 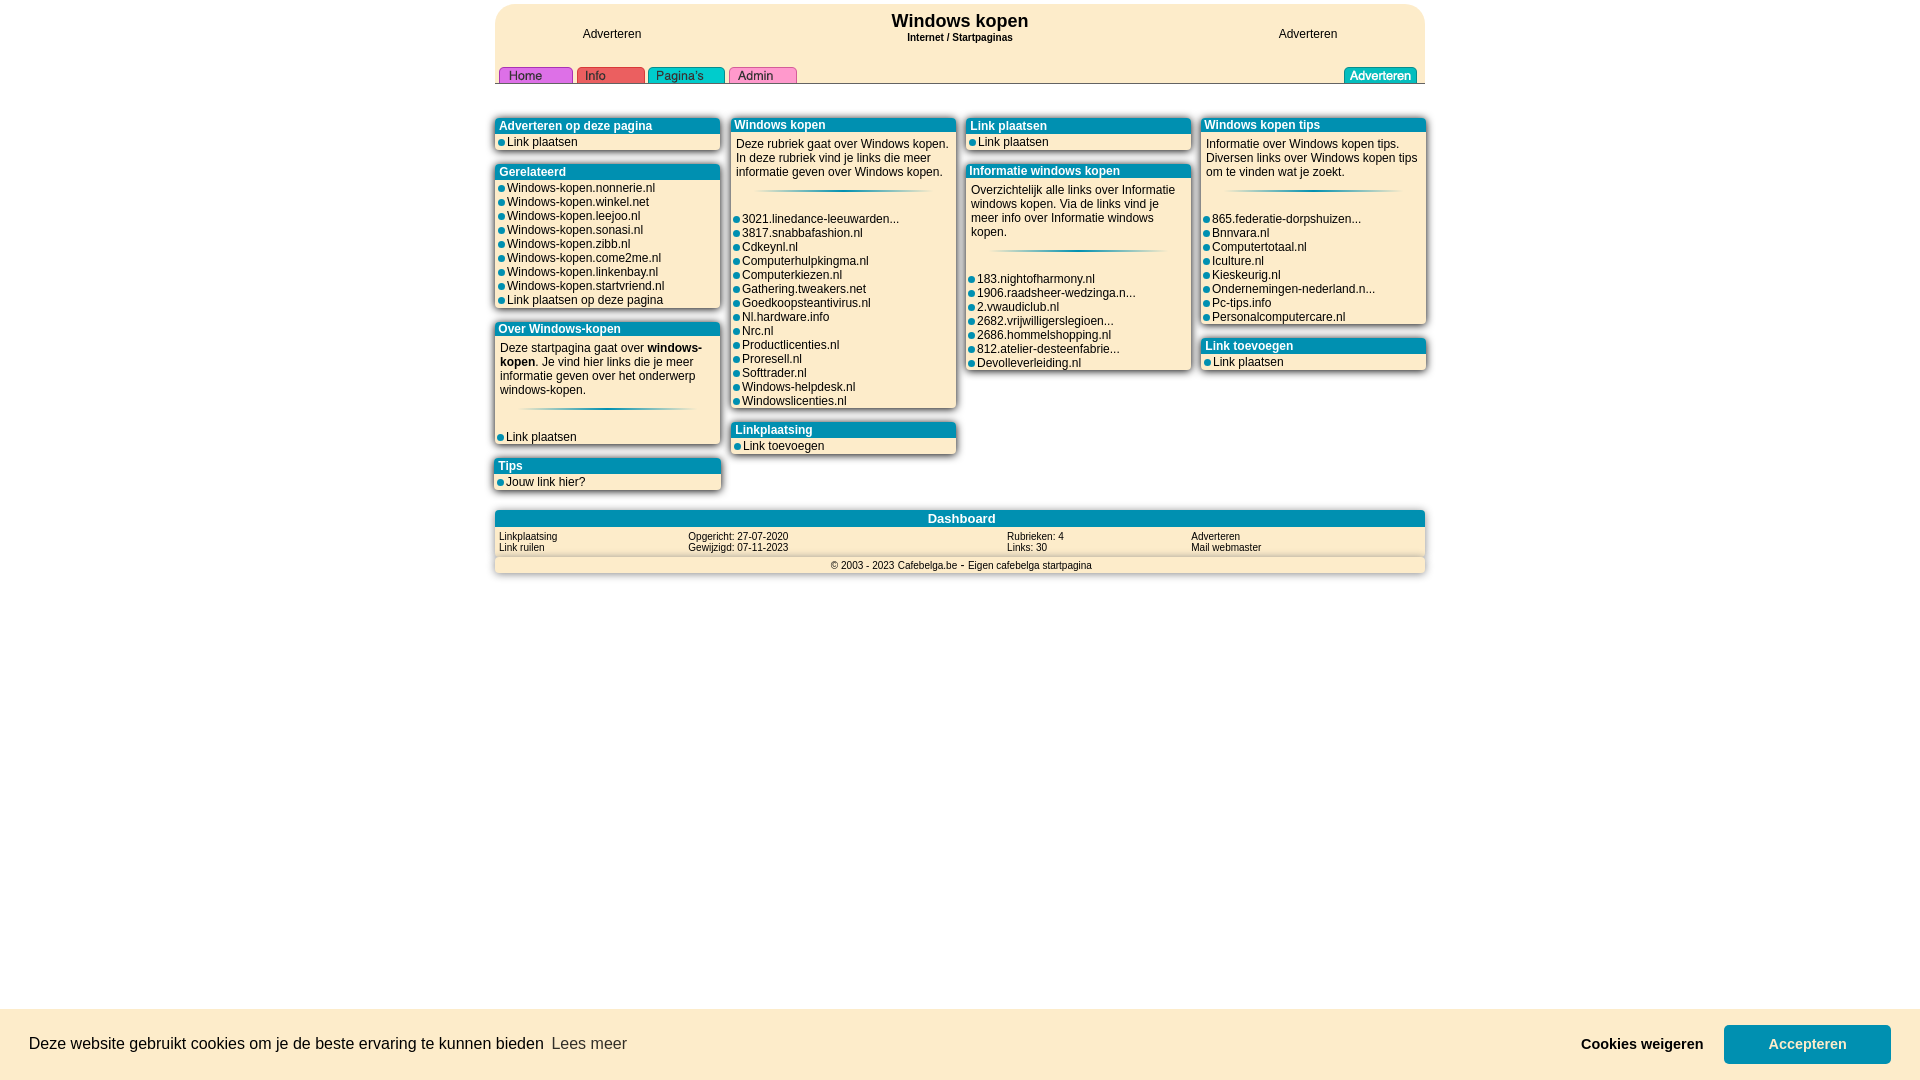 What do you see at coordinates (1210, 315) in the screenshot?
I see `'Personalcomputercare.nl'` at bounding box center [1210, 315].